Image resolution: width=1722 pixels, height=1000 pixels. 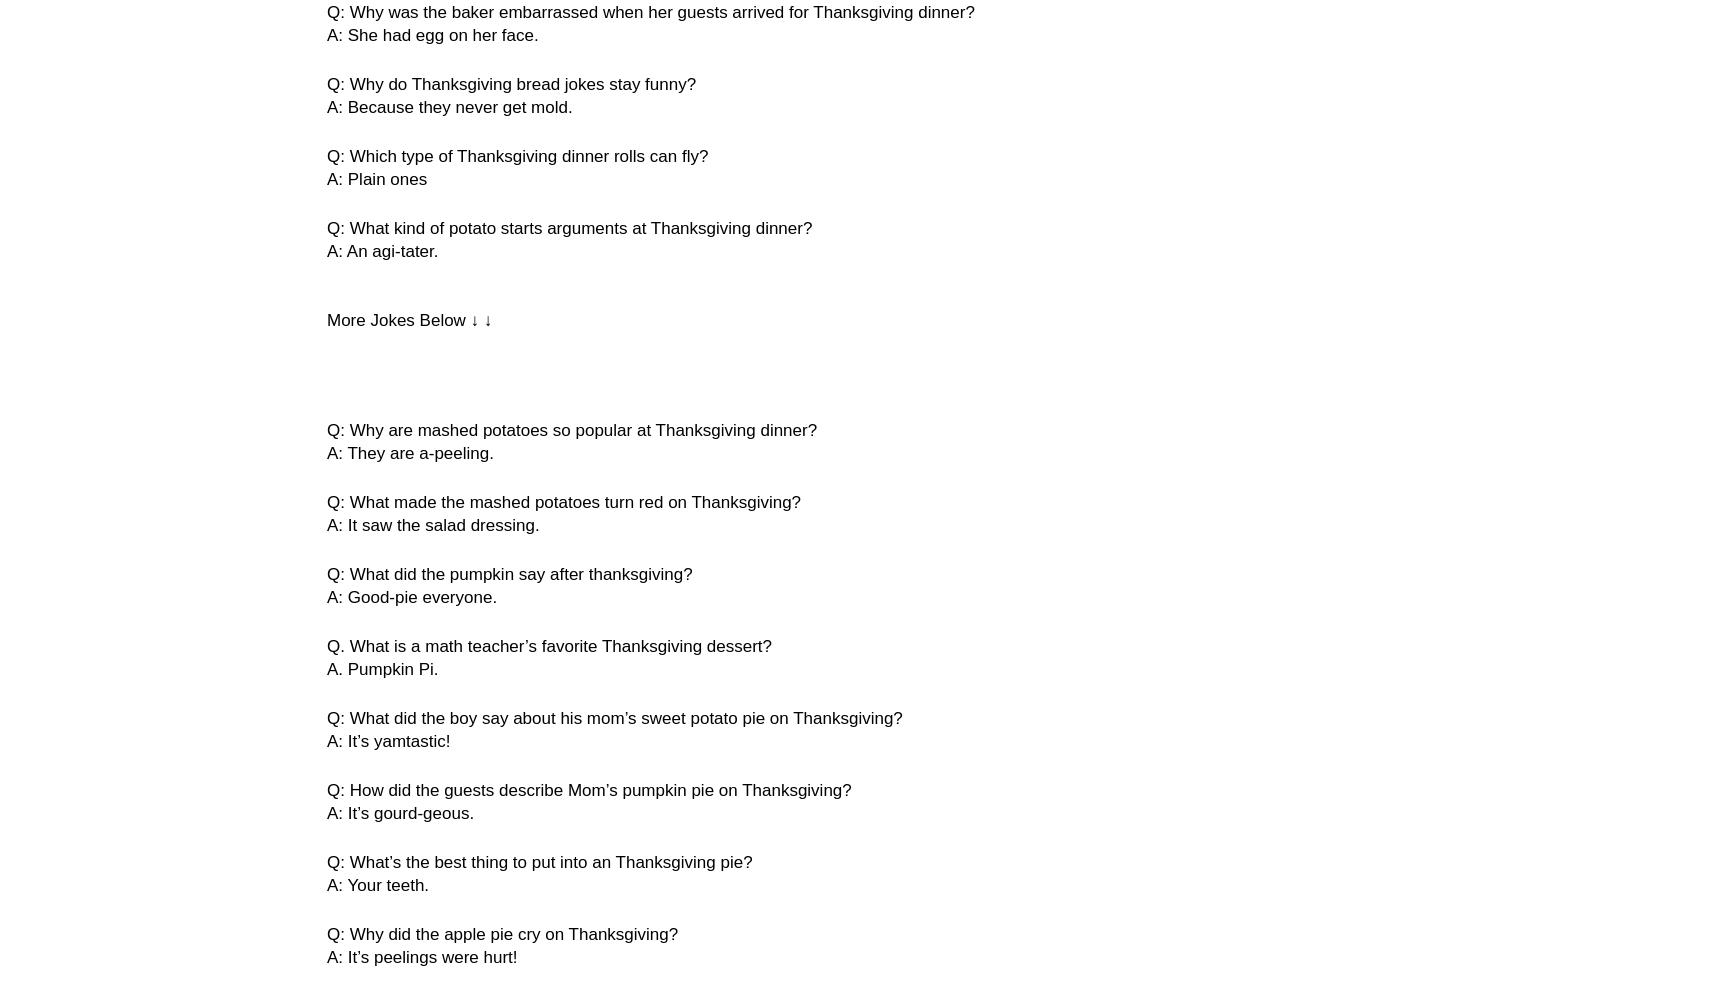 I want to click on 'A: Good-pie everyone.', so click(x=326, y=596).